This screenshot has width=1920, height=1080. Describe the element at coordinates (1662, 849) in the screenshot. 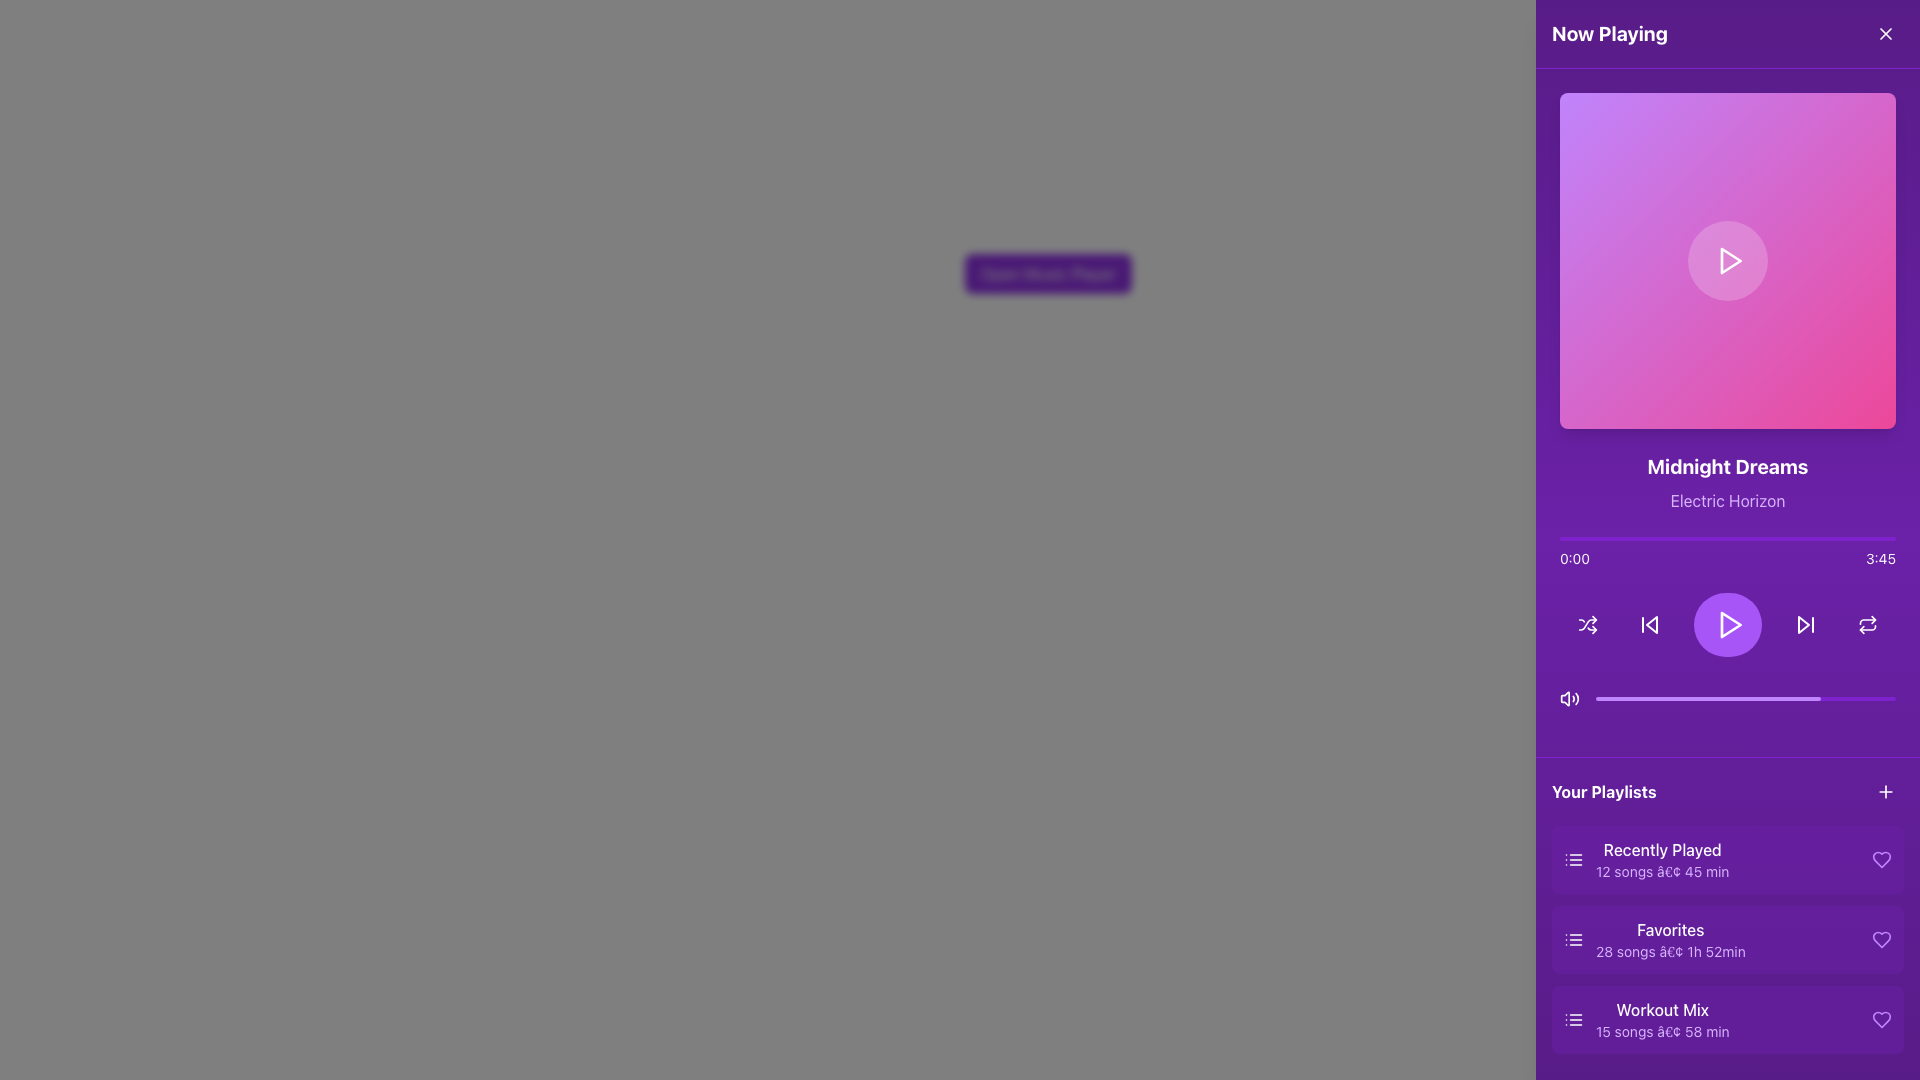

I see `the text label that indicates the name of the first playlist entry in the 'Your Playlists' section, located below the playback control panel` at that location.